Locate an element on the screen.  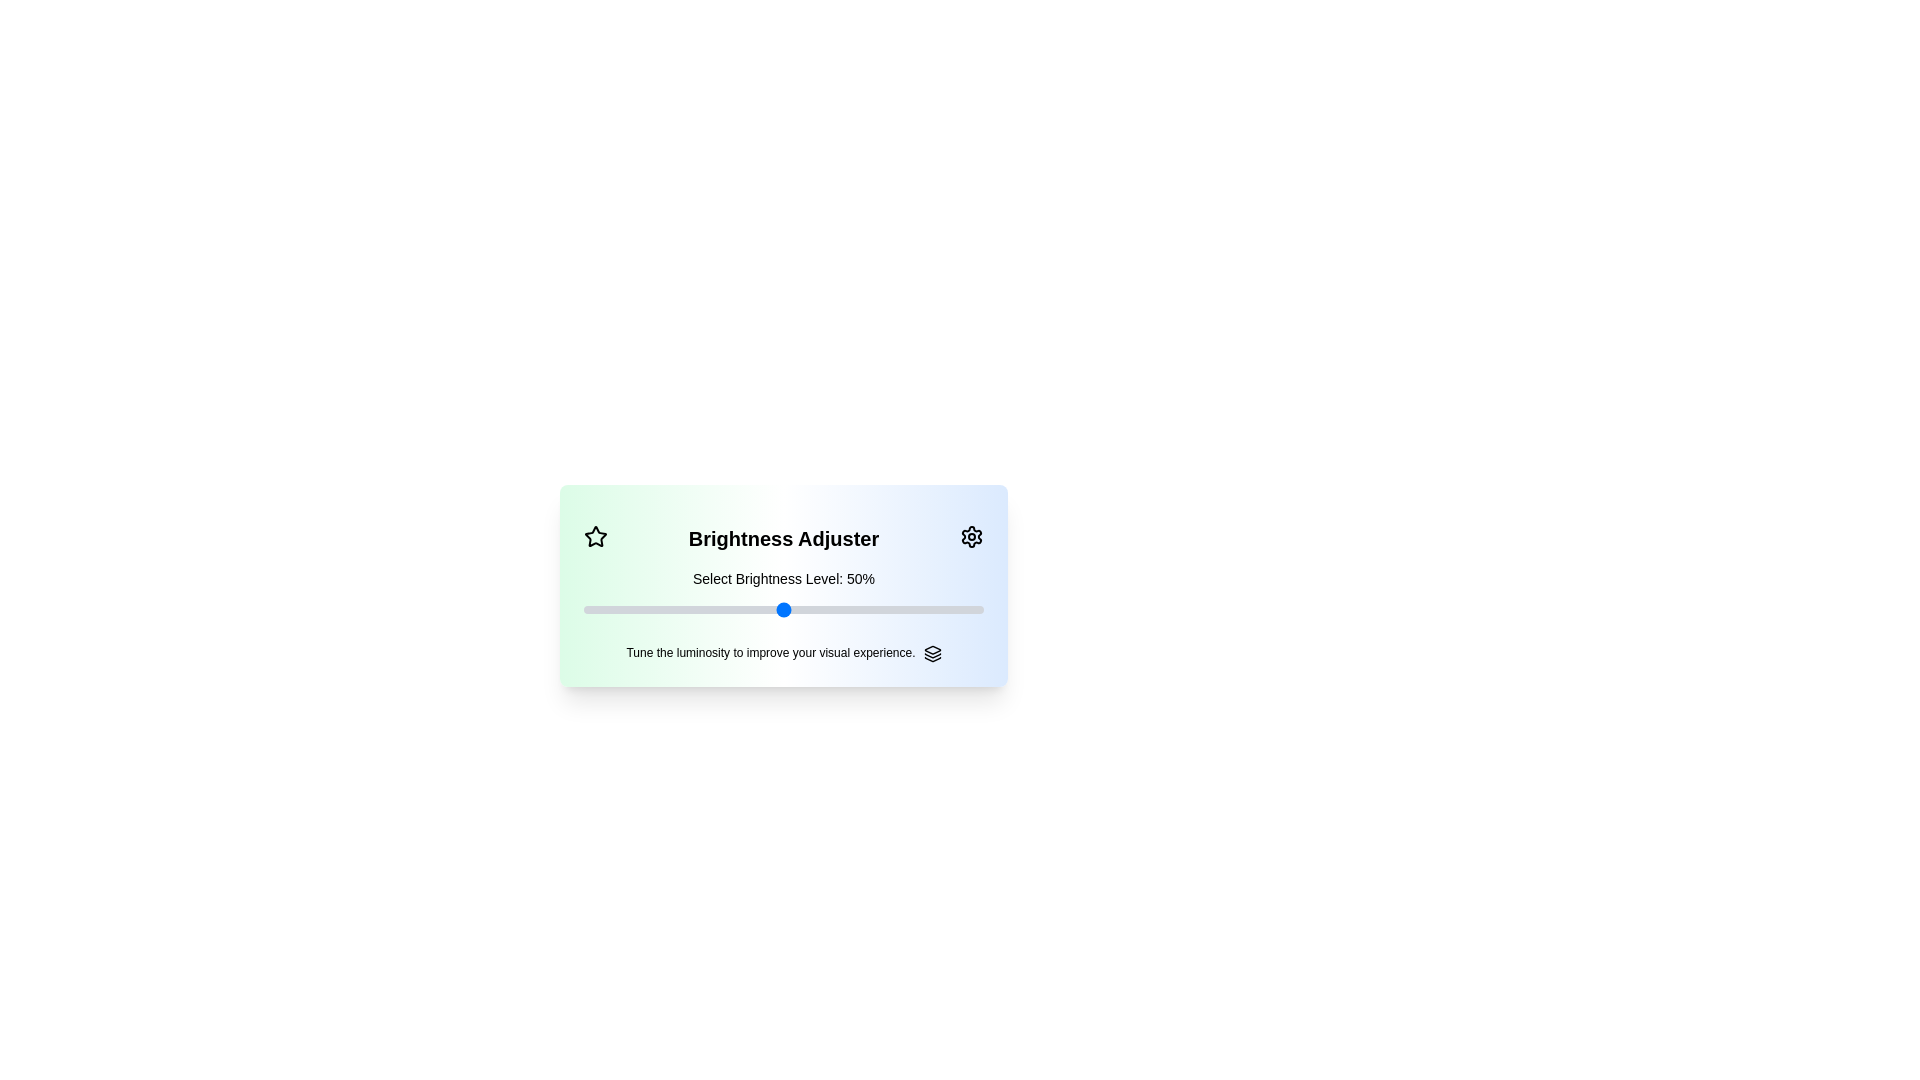
the slider to set brightness to 19% is located at coordinates (583, 608).